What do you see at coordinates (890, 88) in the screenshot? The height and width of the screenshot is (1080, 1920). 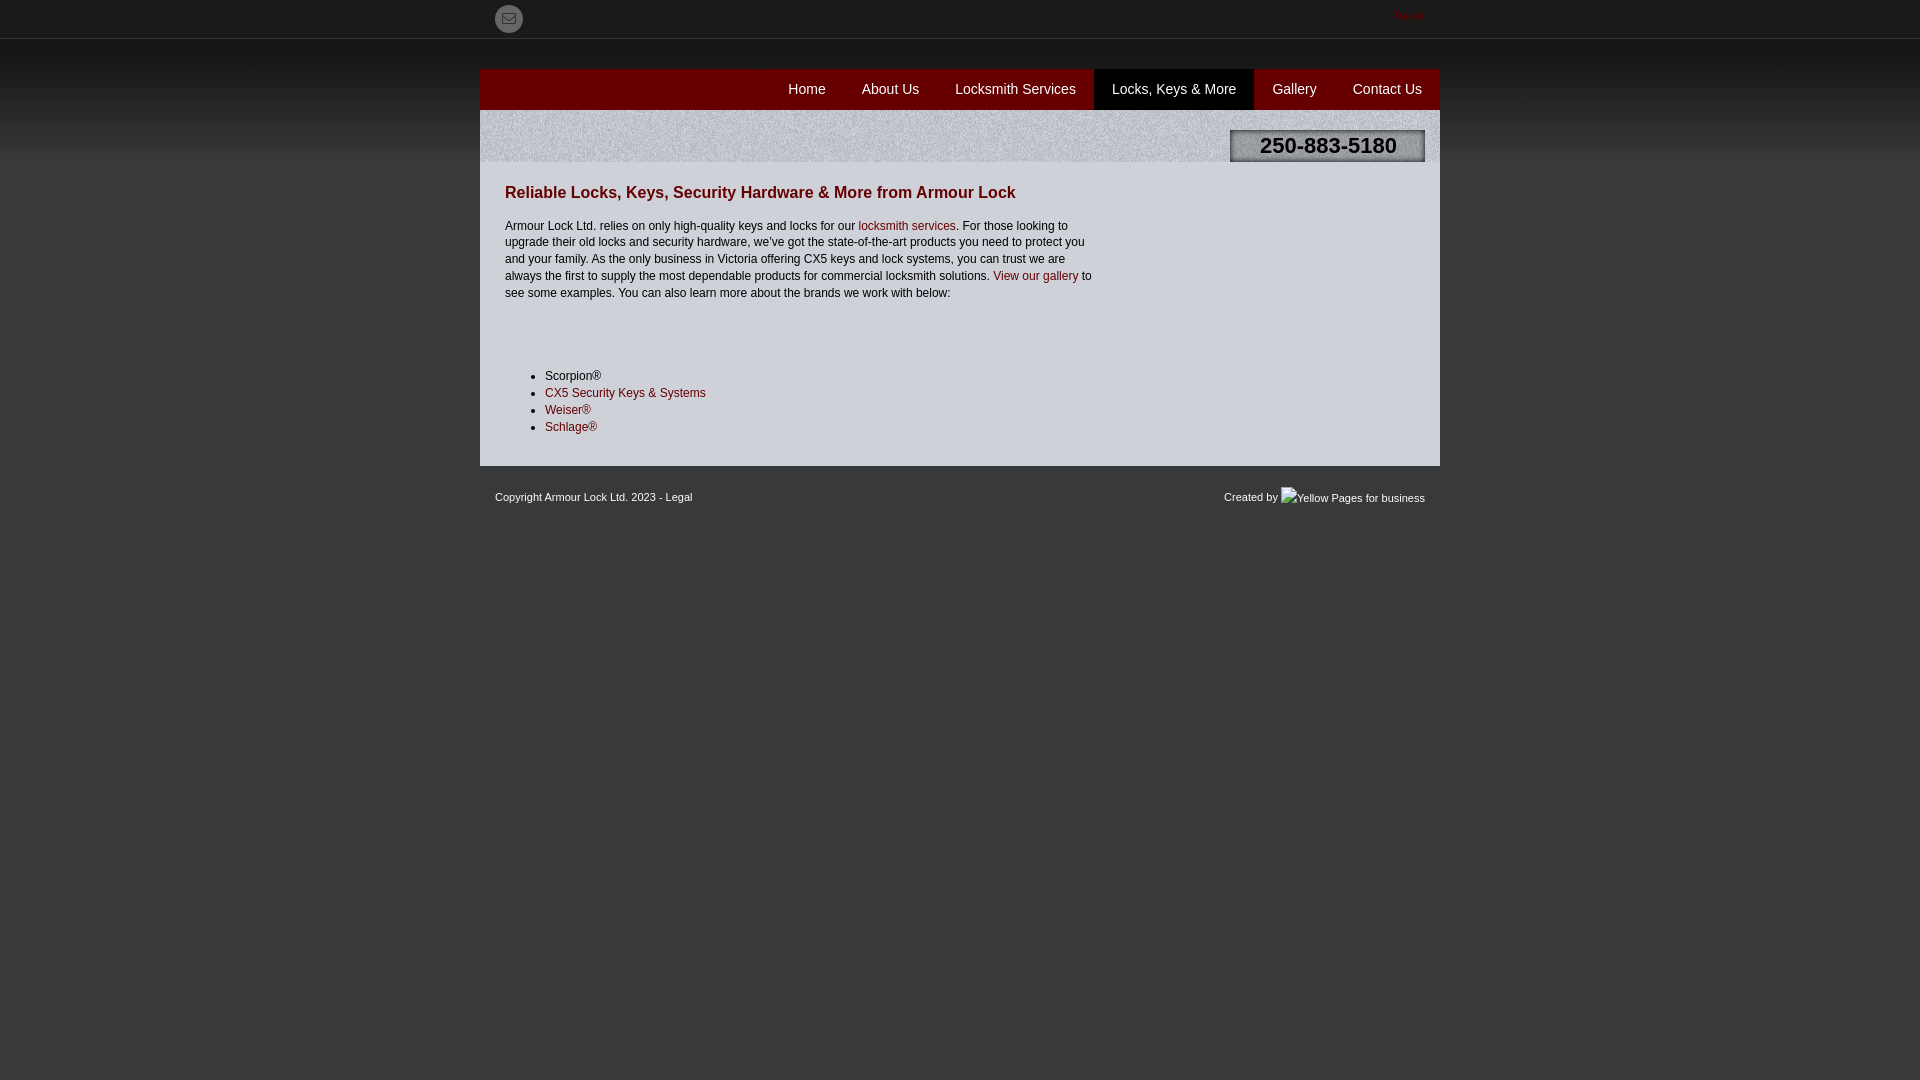 I see `'About Us'` at bounding box center [890, 88].